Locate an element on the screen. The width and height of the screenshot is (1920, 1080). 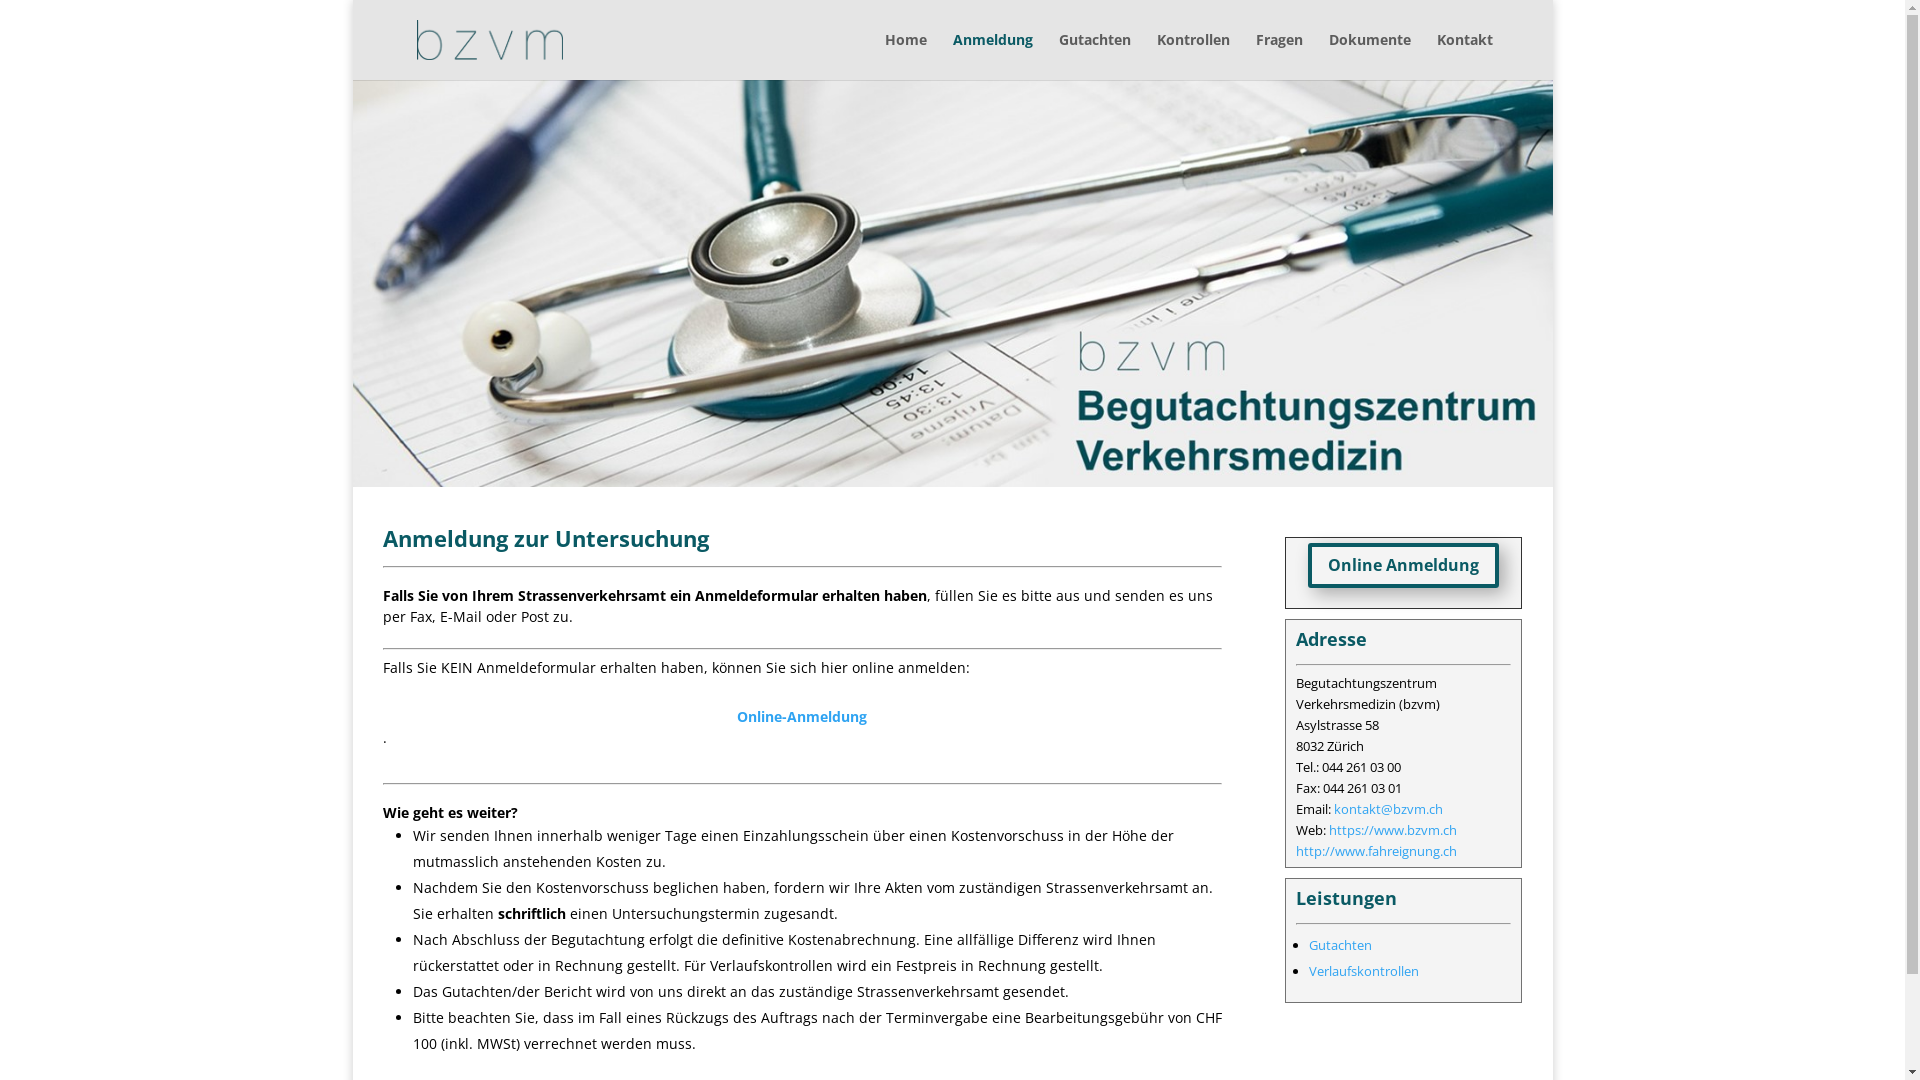
'Kontrollen' is located at coordinates (1192, 55).